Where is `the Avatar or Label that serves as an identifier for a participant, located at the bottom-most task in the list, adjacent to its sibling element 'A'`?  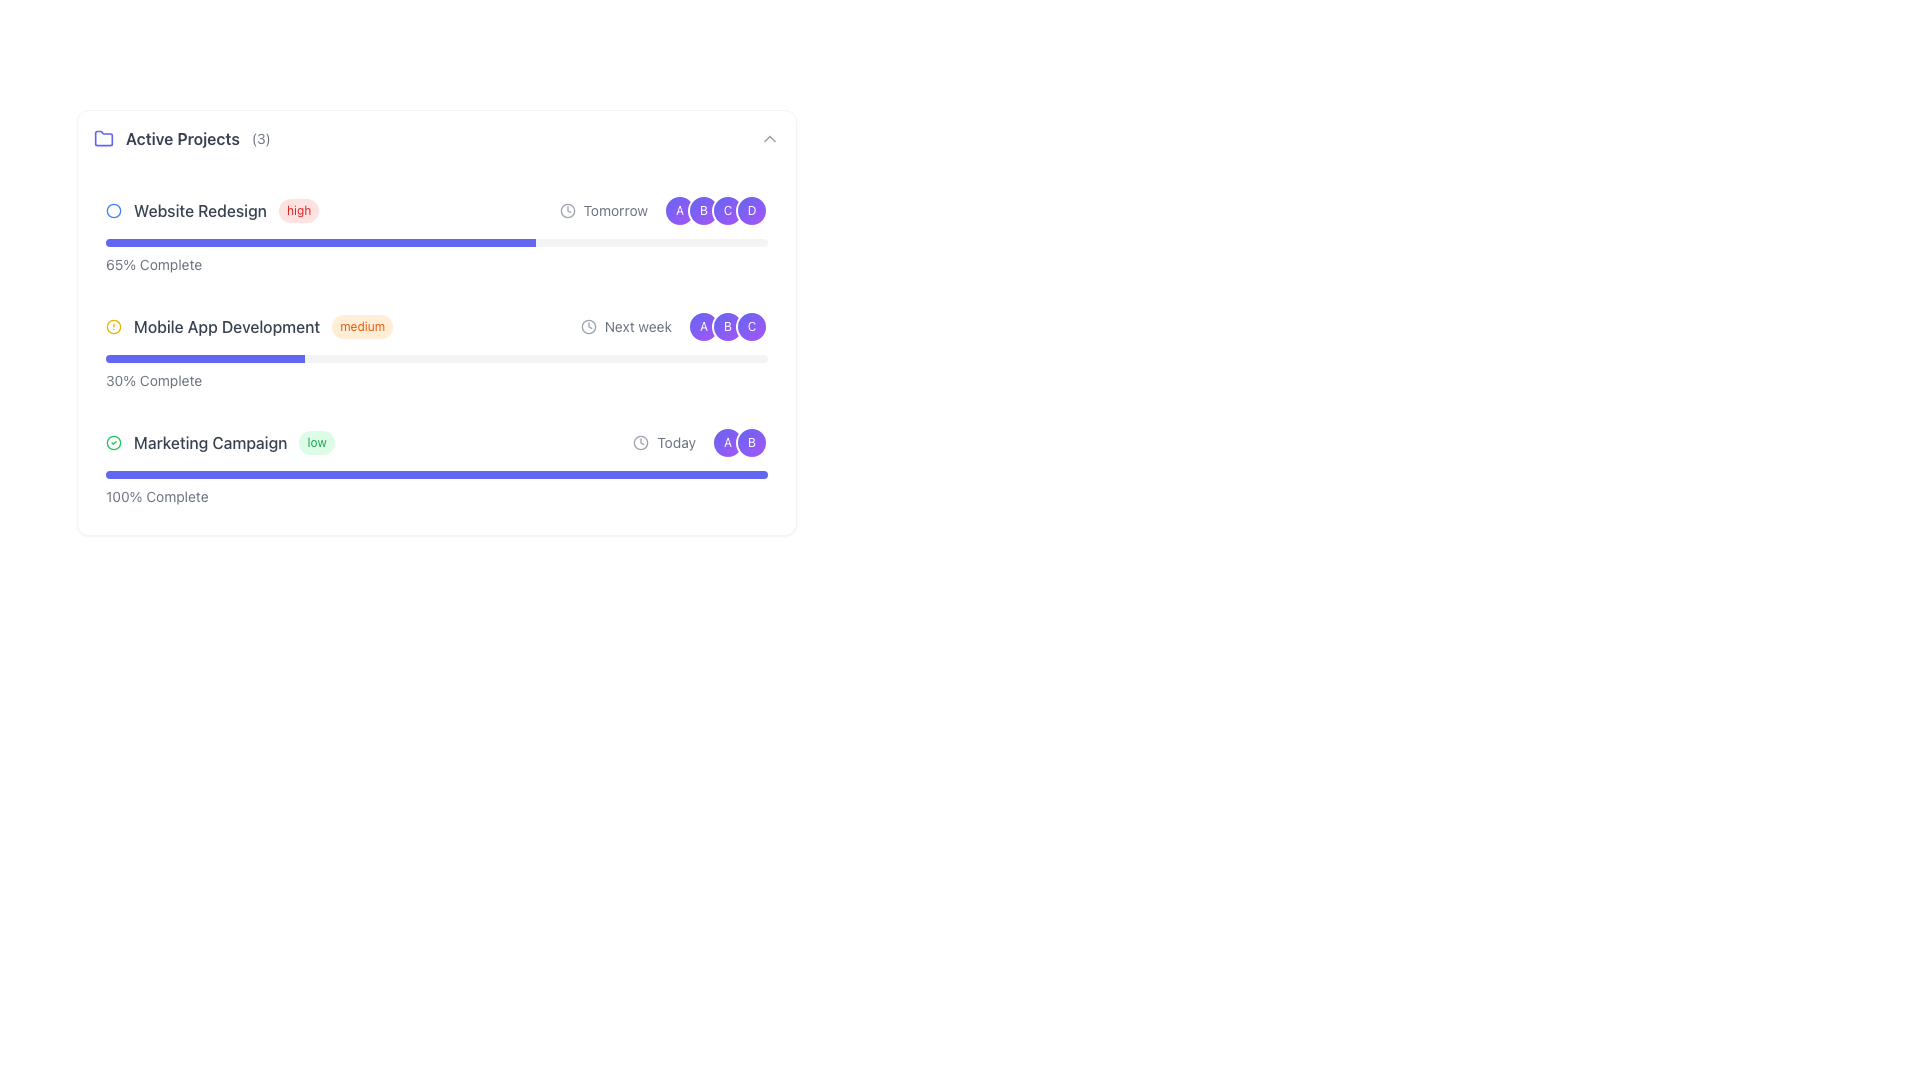
the Avatar or Label that serves as an identifier for a participant, located at the bottom-most task in the list, adjacent to its sibling element 'A' is located at coordinates (751, 442).